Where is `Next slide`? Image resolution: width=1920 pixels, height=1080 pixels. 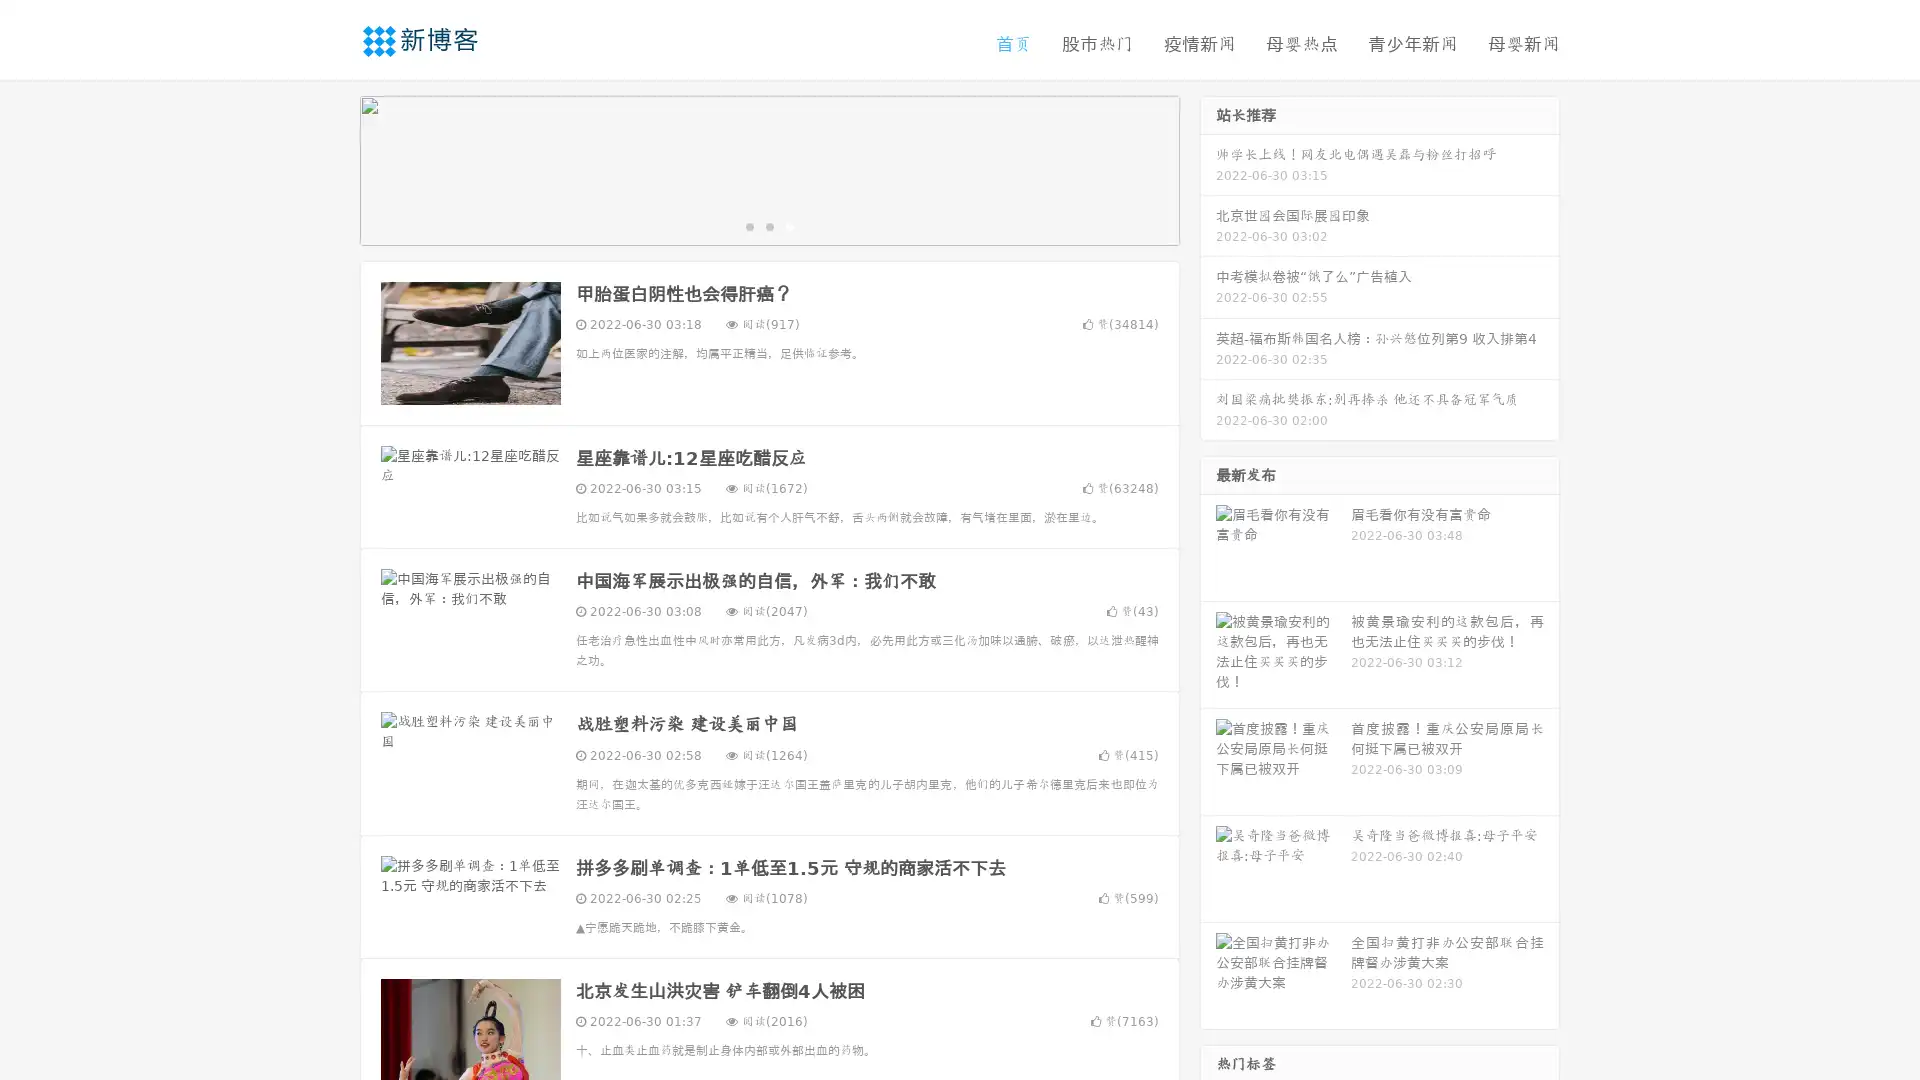 Next slide is located at coordinates (1208, 168).